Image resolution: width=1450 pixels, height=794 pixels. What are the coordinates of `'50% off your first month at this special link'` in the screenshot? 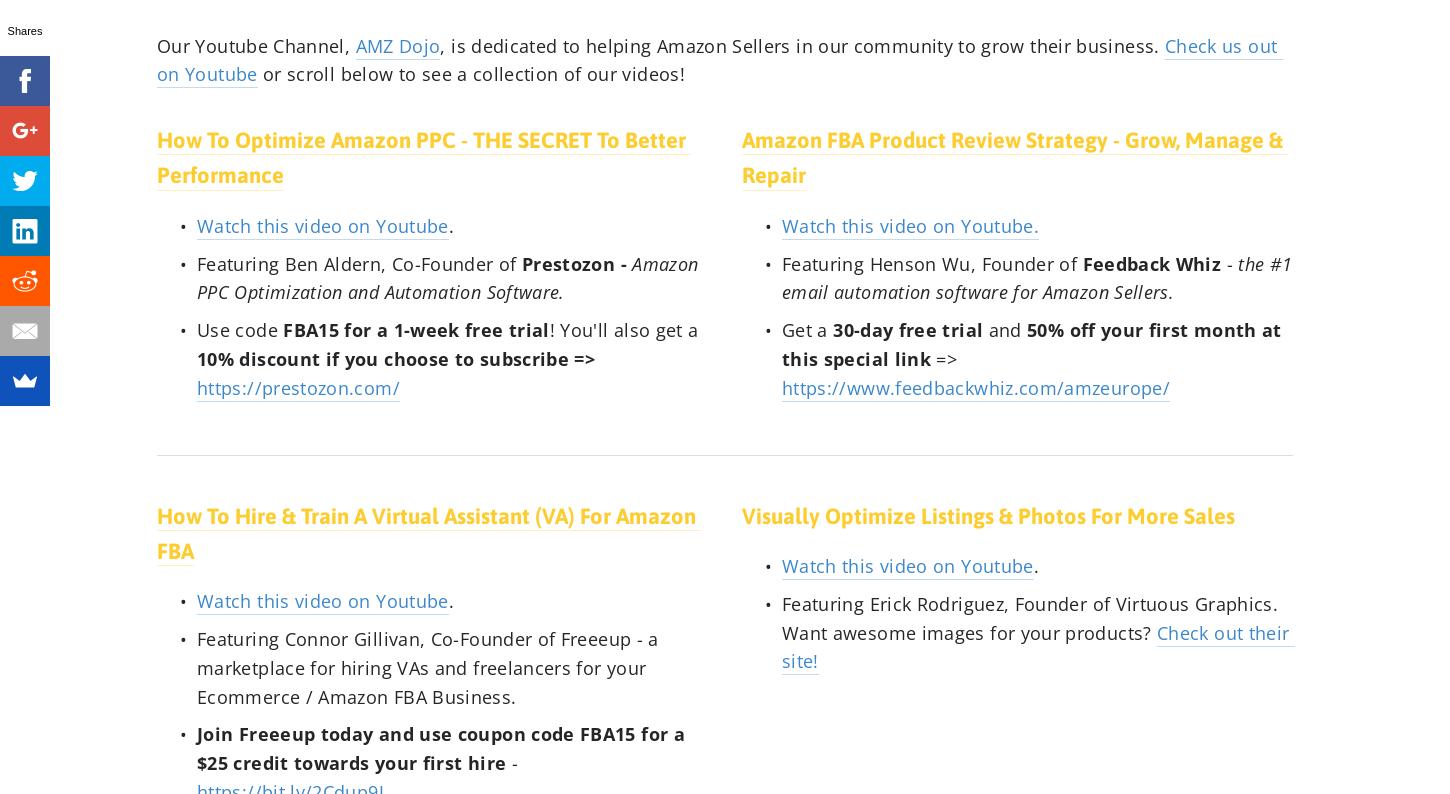 It's located at (1033, 343).